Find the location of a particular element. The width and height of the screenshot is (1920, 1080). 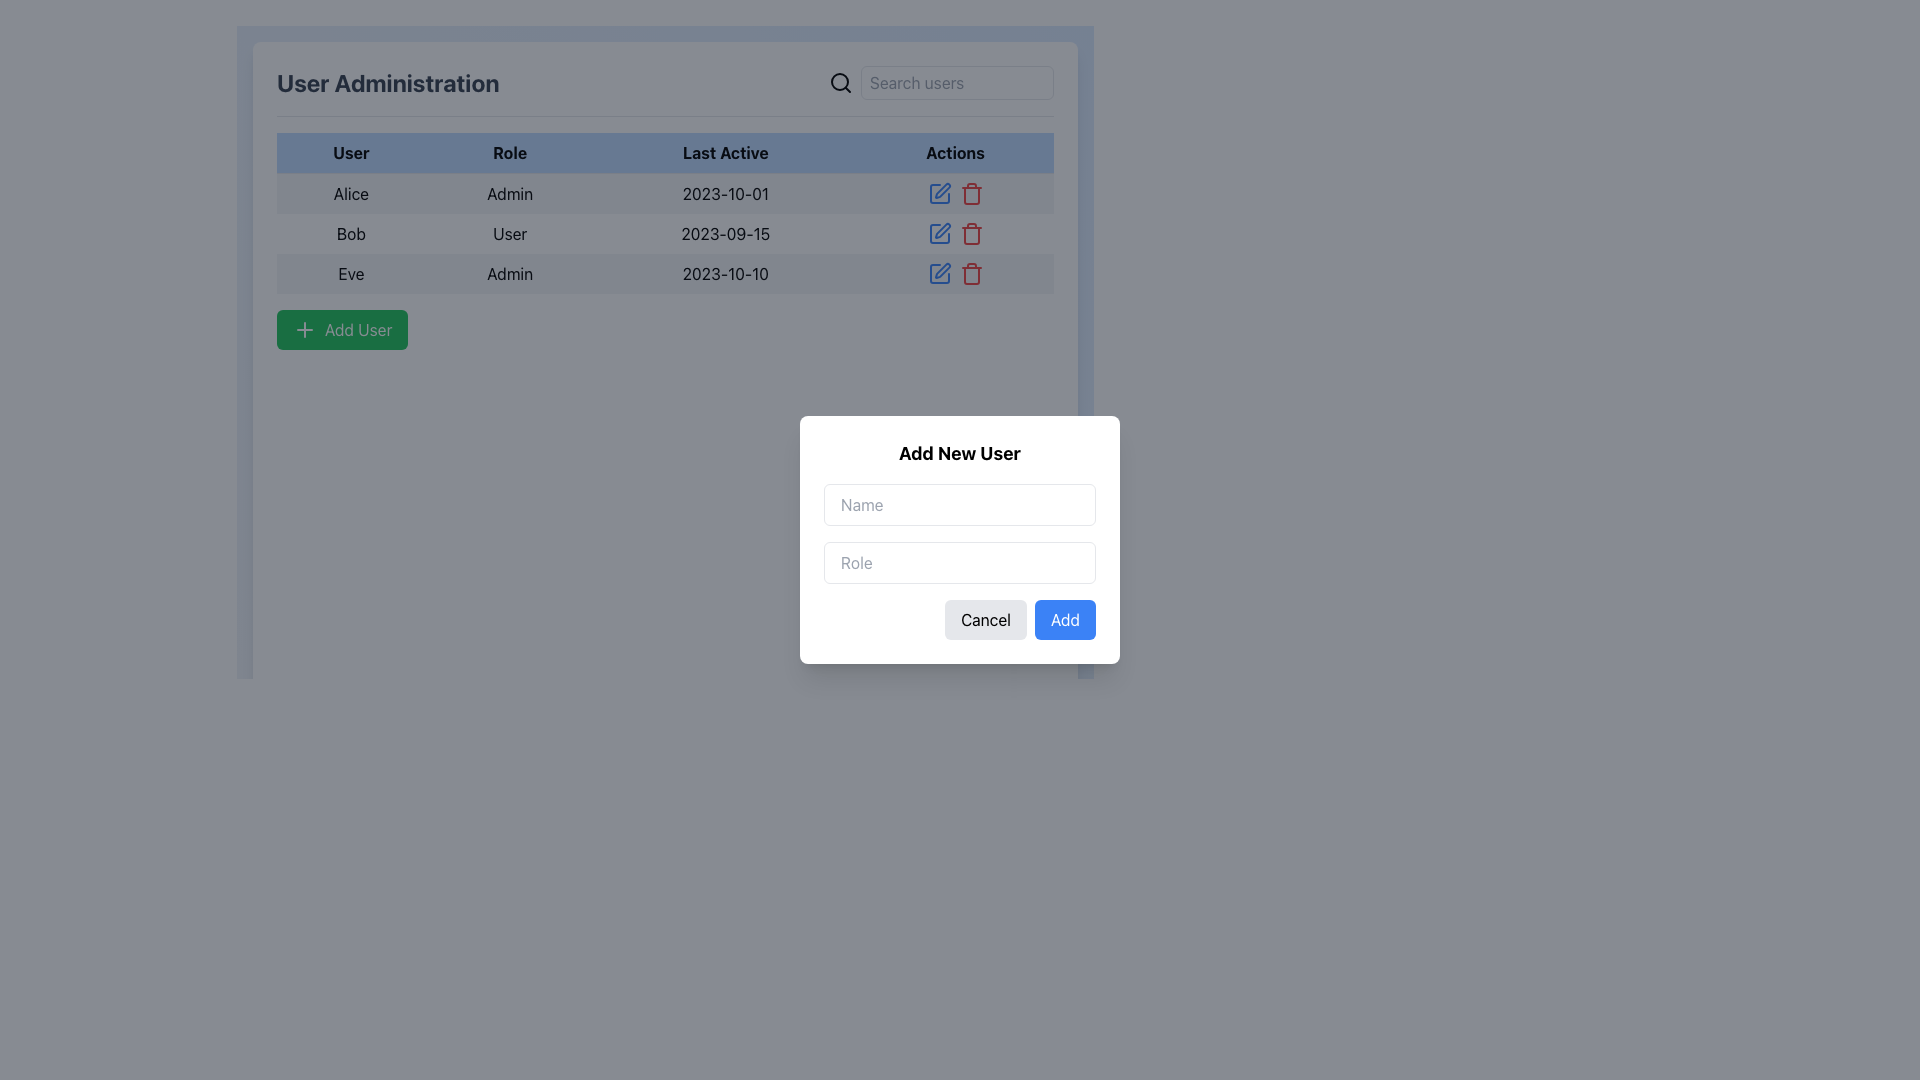

the 'Admin' text label in the 'Role' column of the user data table for user 'Eve' is located at coordinates (510, 273).